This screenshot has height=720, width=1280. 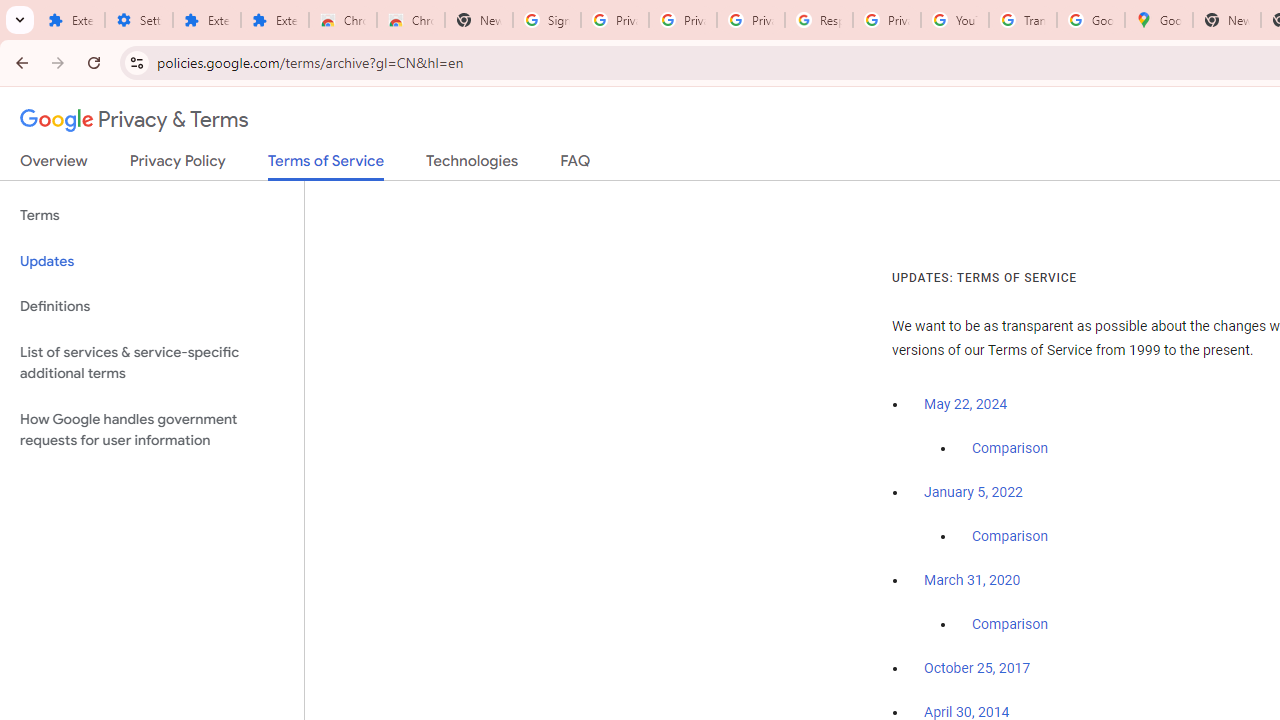 What do you see at coordinates (977, 669) in the screenshot?
I see `'October 25, 2017'` at bounding box center [977, 669].